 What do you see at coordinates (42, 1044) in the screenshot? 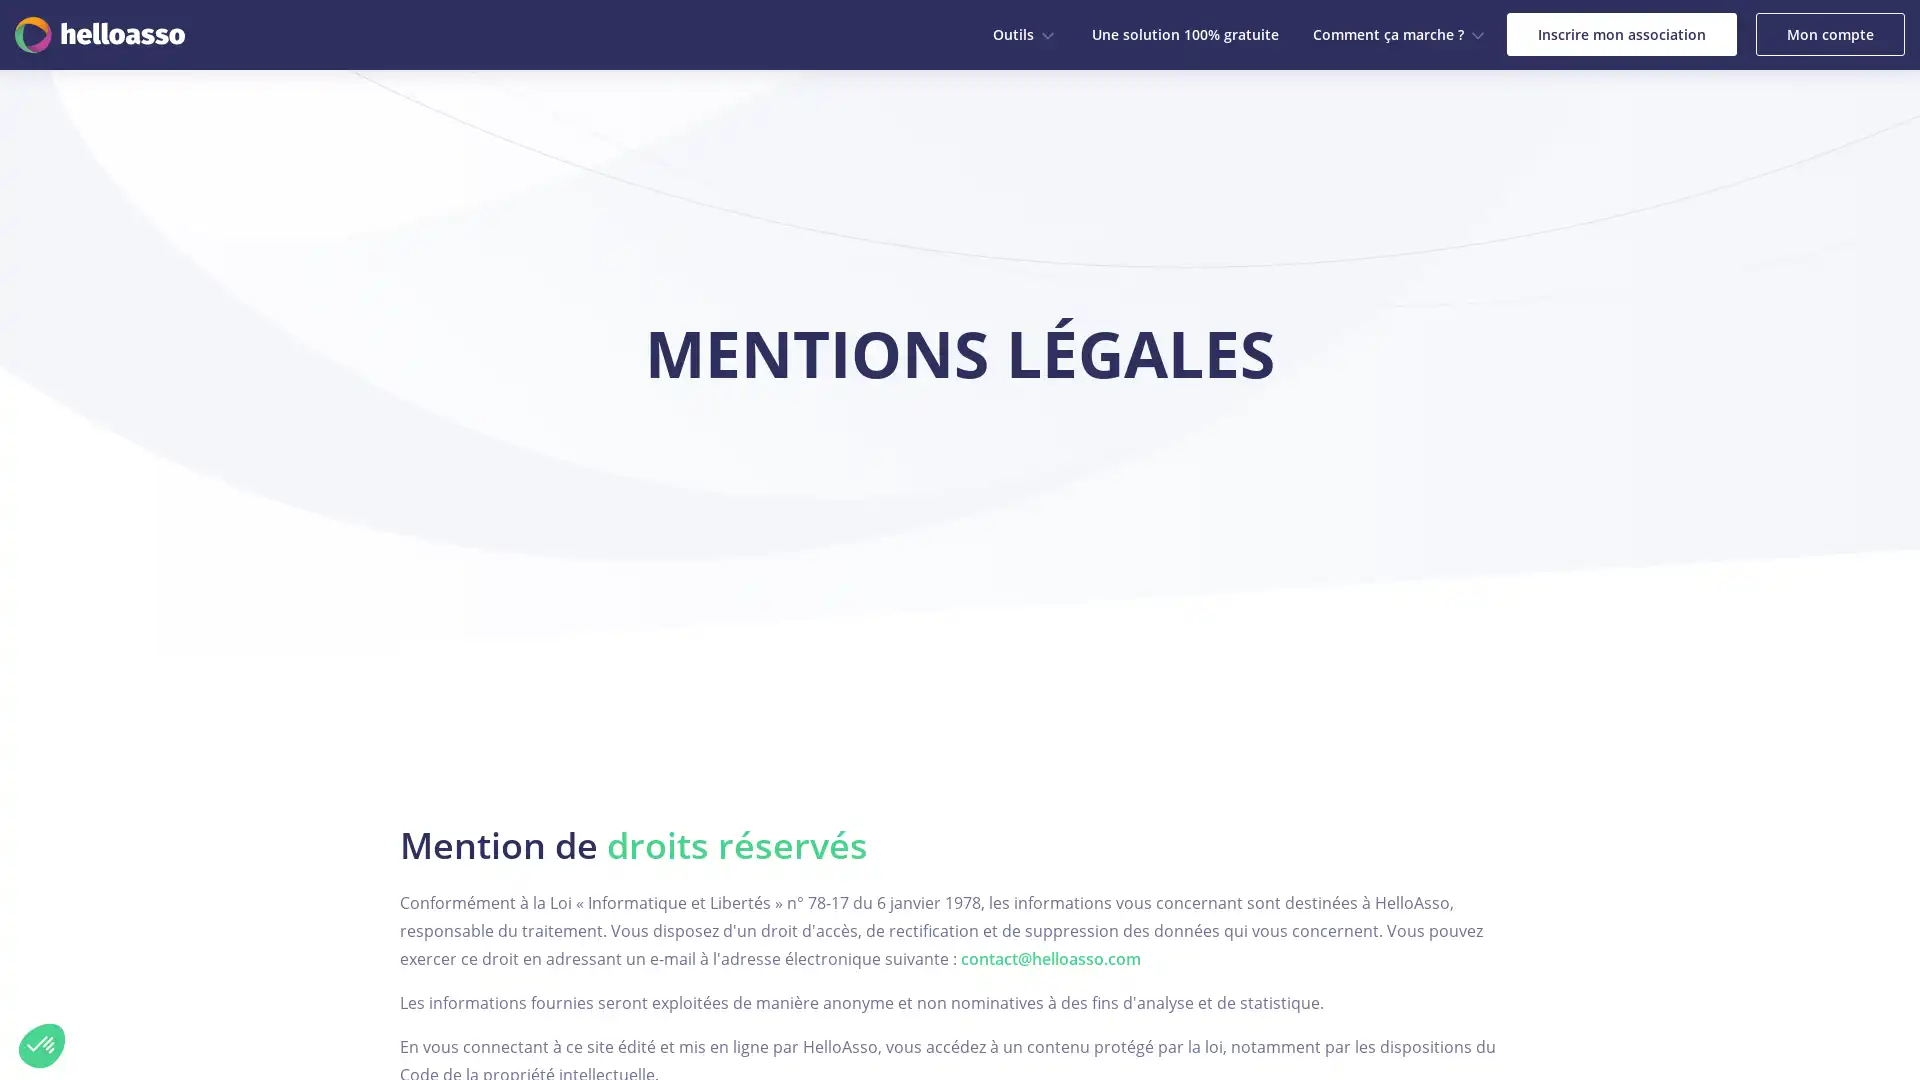
I see `Non merci` at bounding box center [42, 1044].